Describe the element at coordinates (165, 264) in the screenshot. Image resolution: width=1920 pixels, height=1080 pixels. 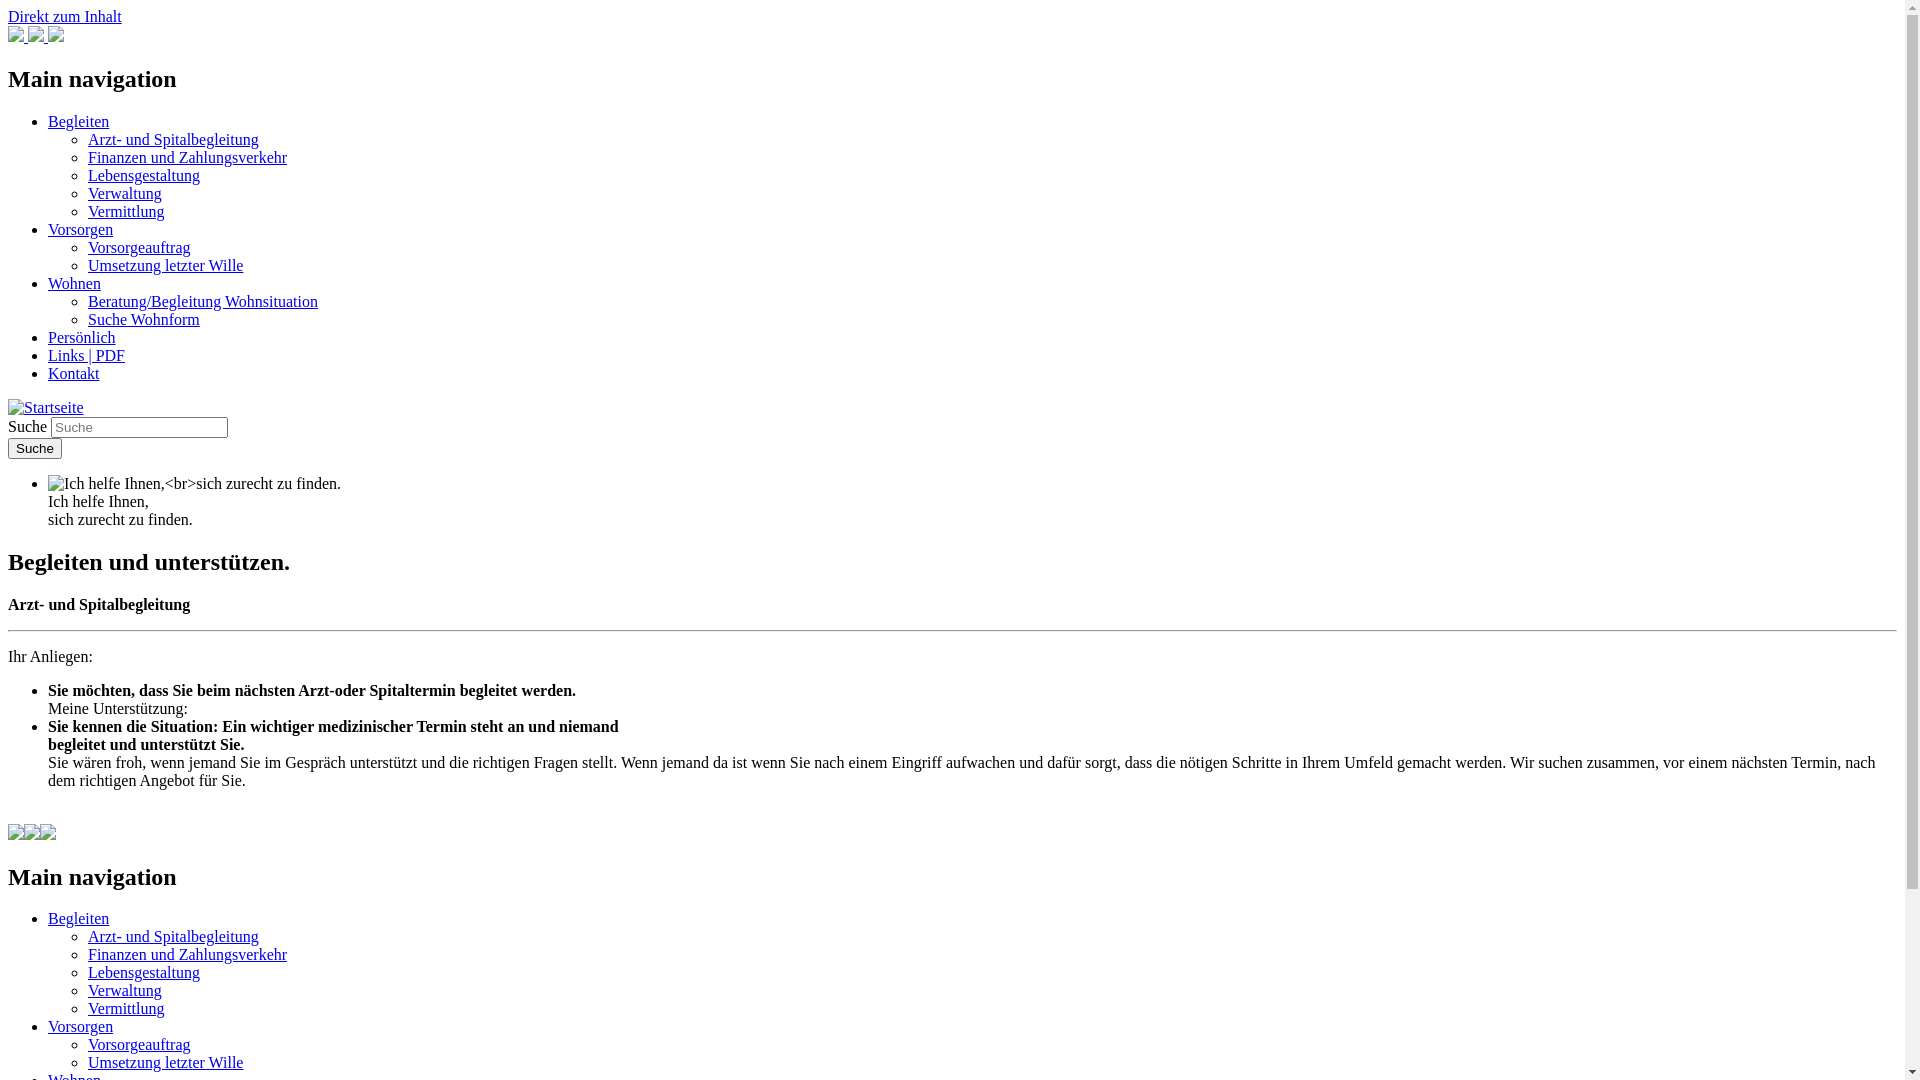
I see `'Umsetzung letzter Wille'` at that location.